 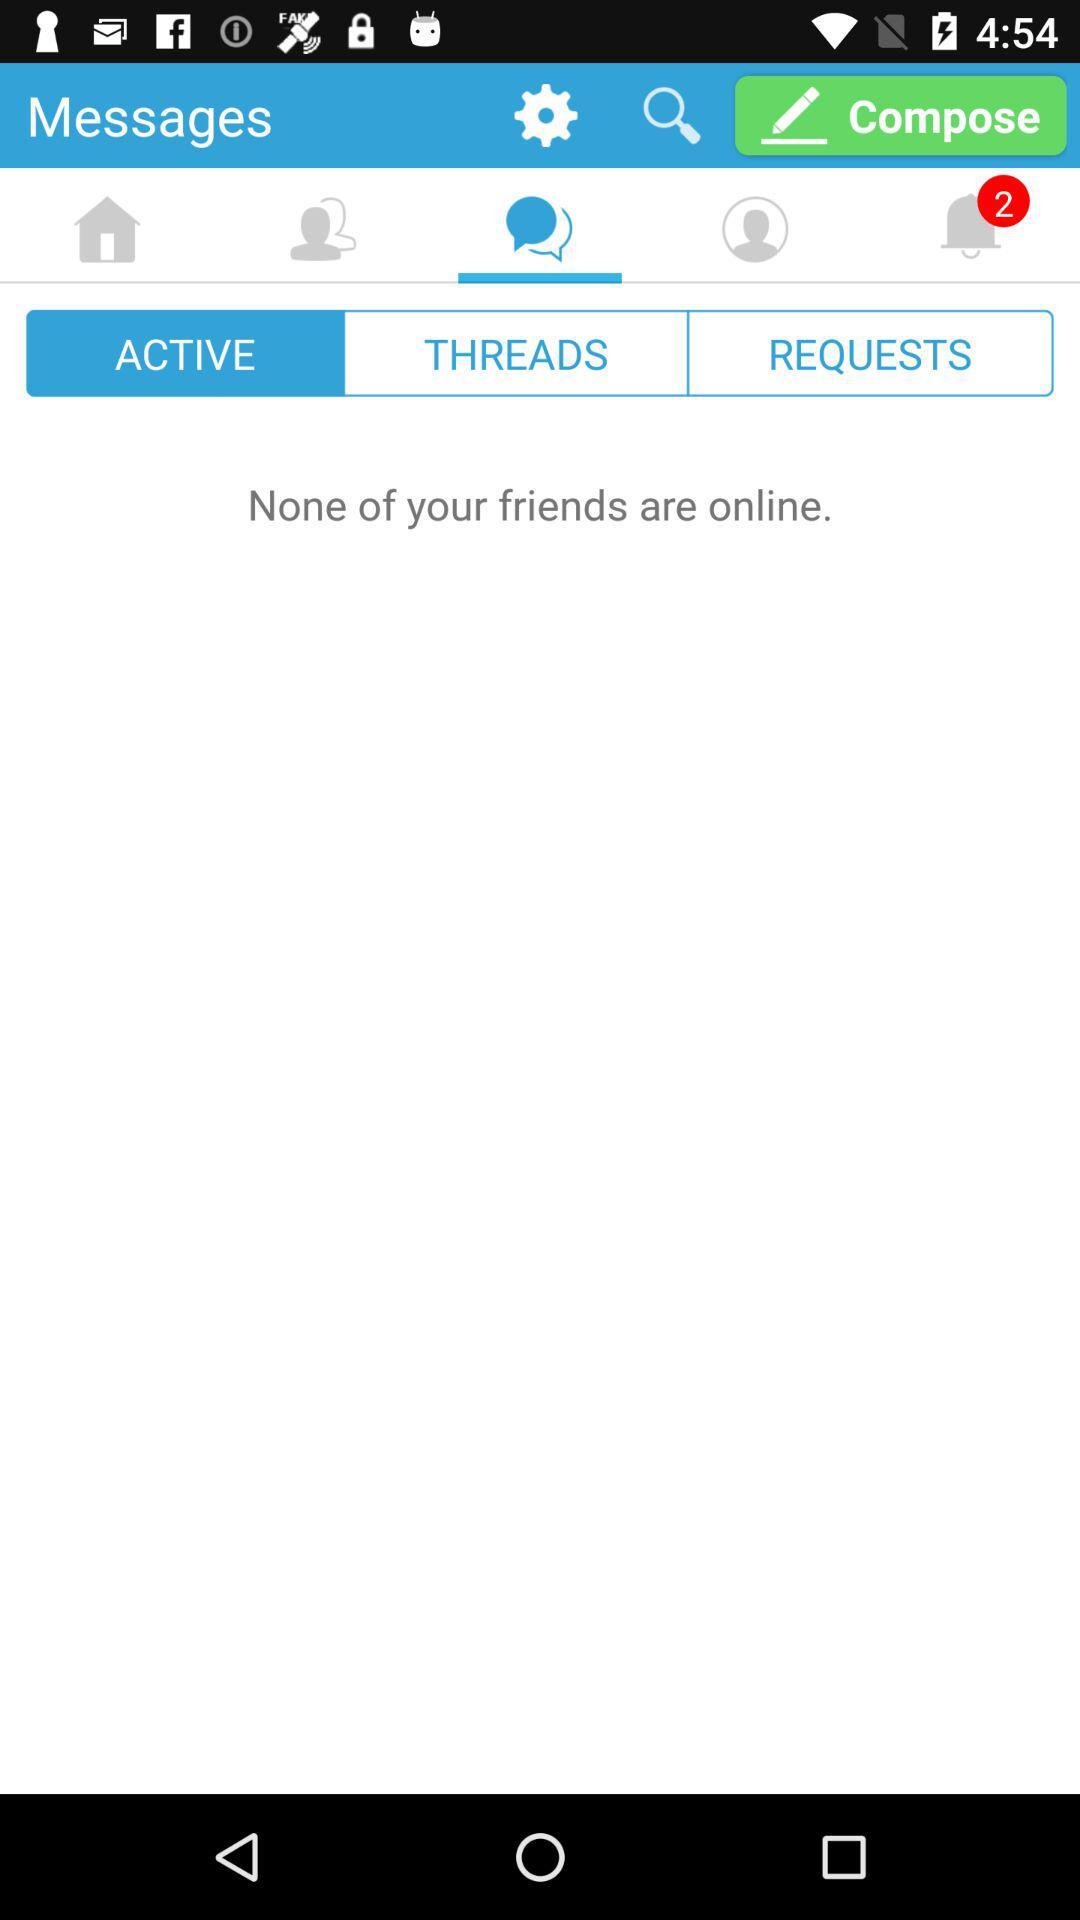 What do you see at coordinates (900, 114) in the screenshot?
I see `item above 2 item` at bounding box center [900, 114].